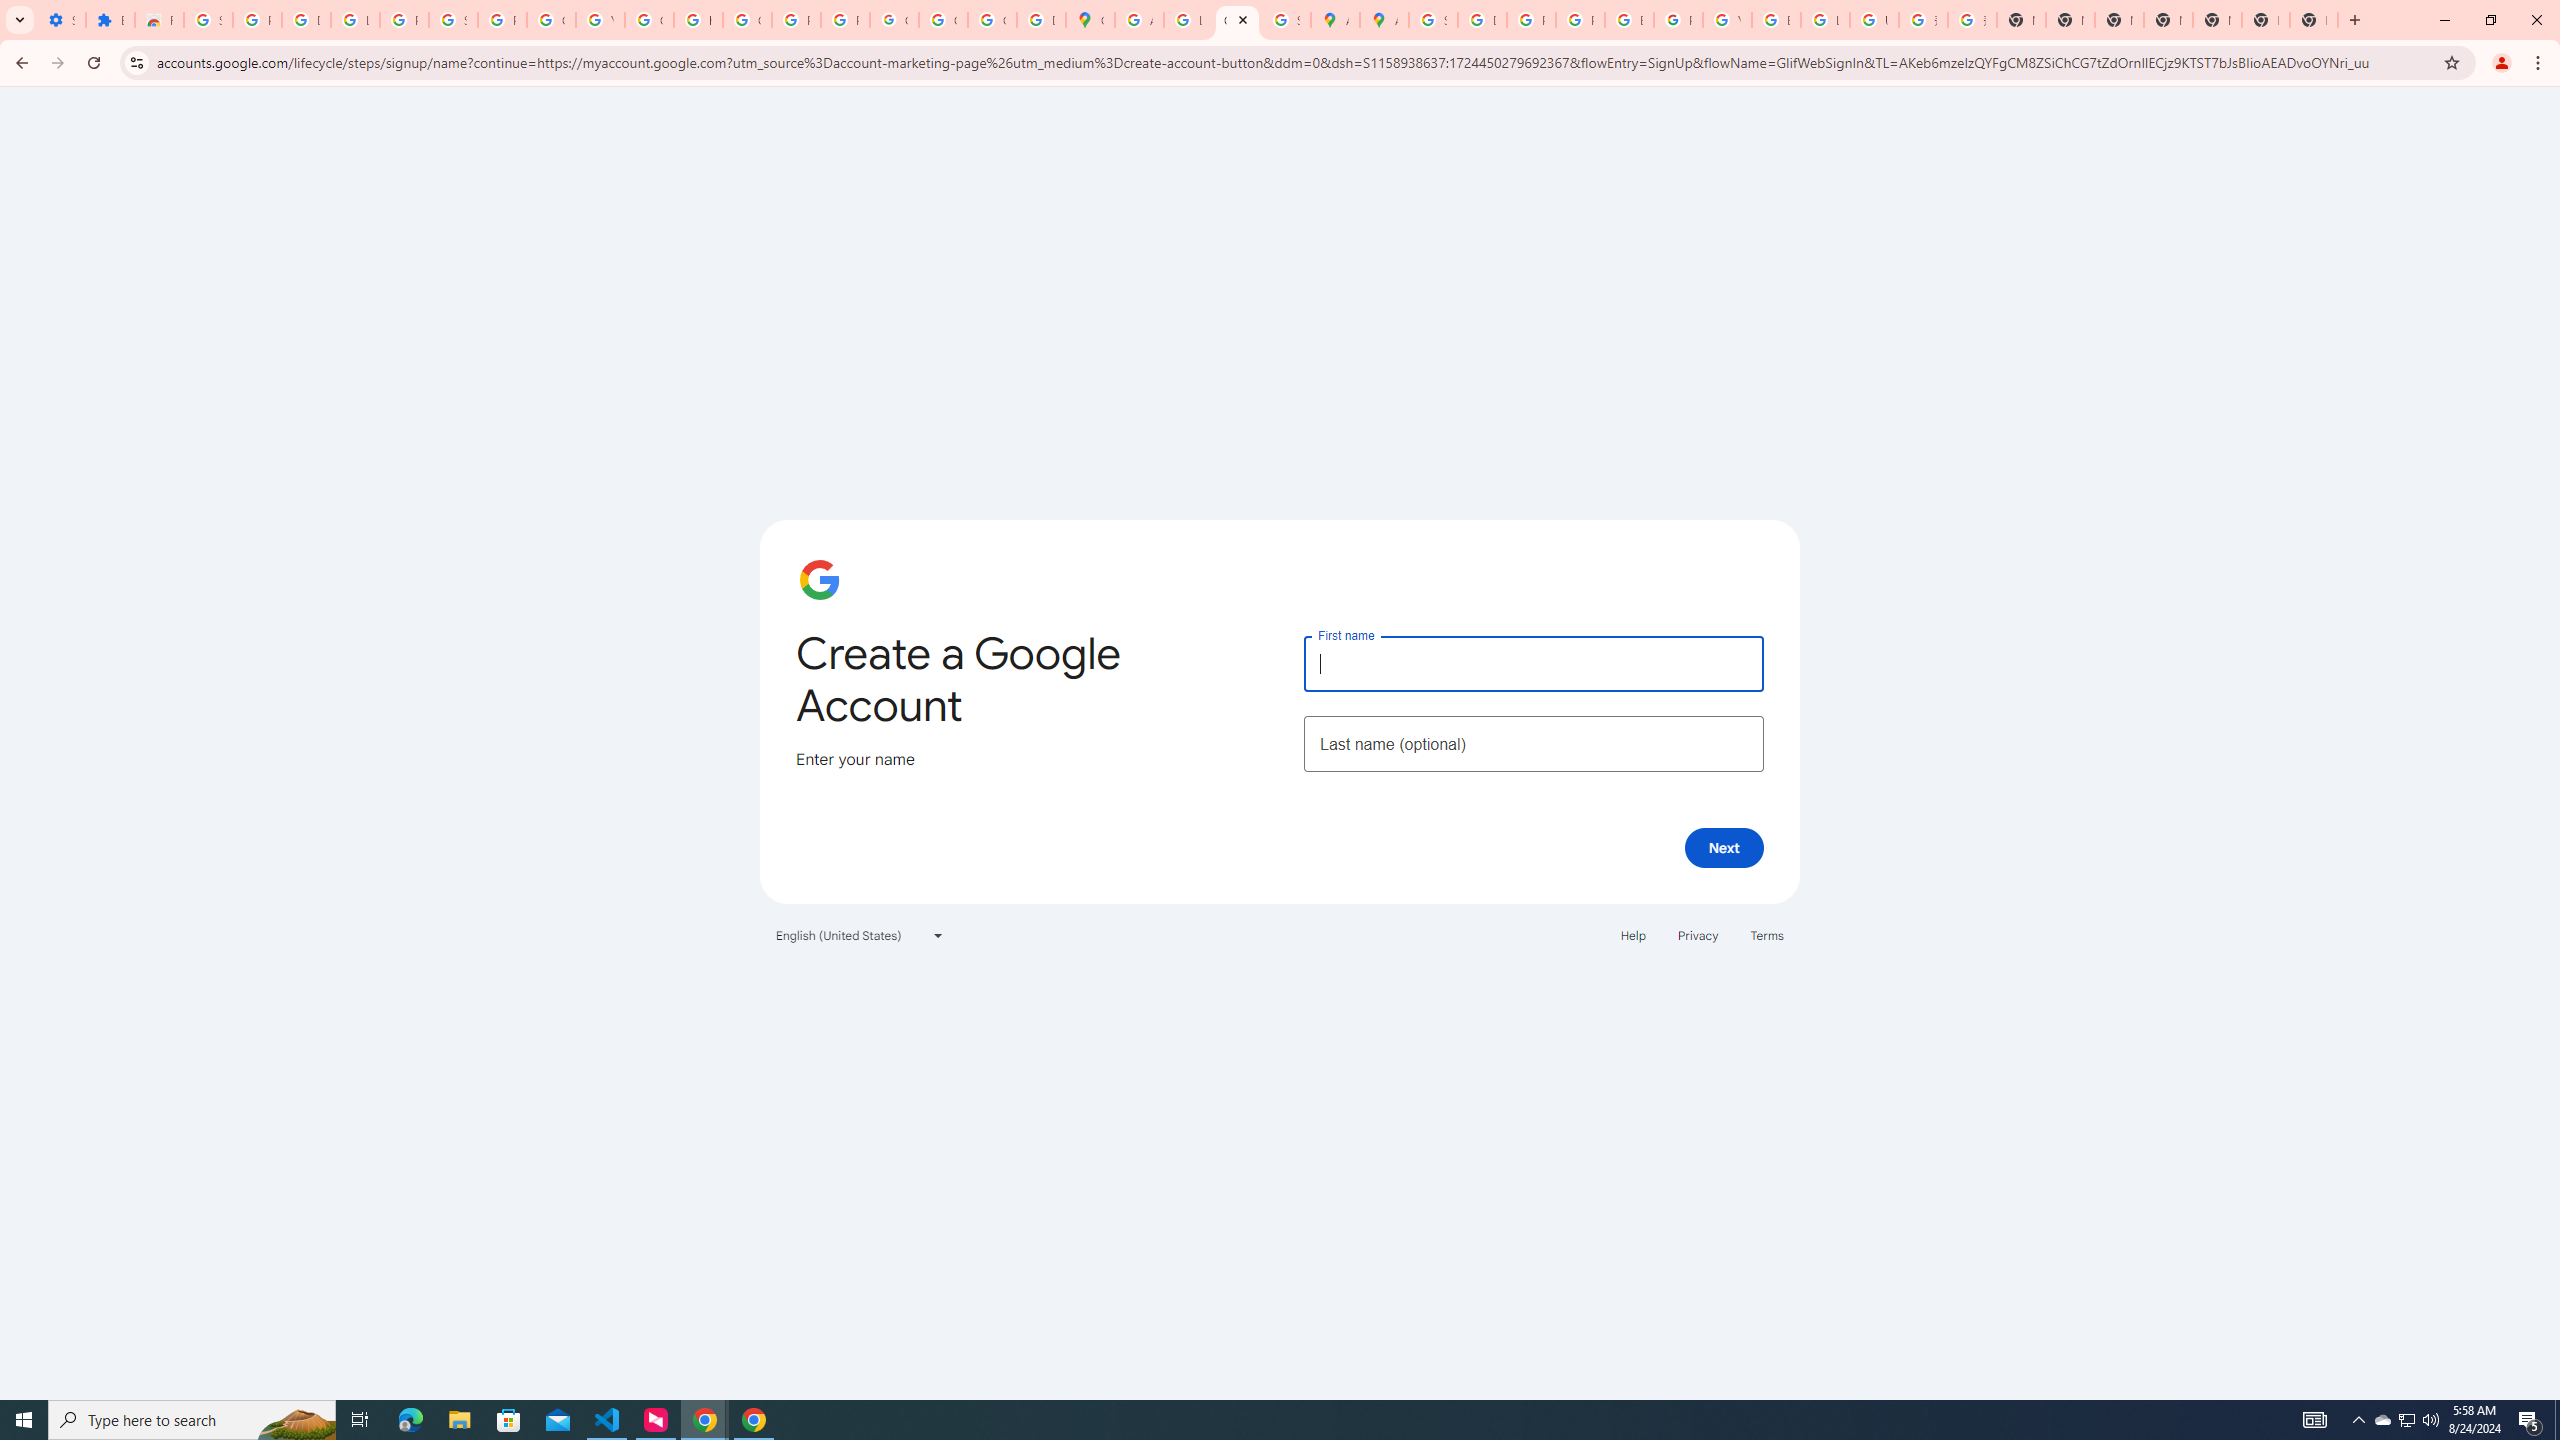 The width and height of the screenshot is (2560, 1440). Describe the element at coordinates (1578, 19) in the screenshot. I see `'Privacy Help Center - Policies Help'` at that location.